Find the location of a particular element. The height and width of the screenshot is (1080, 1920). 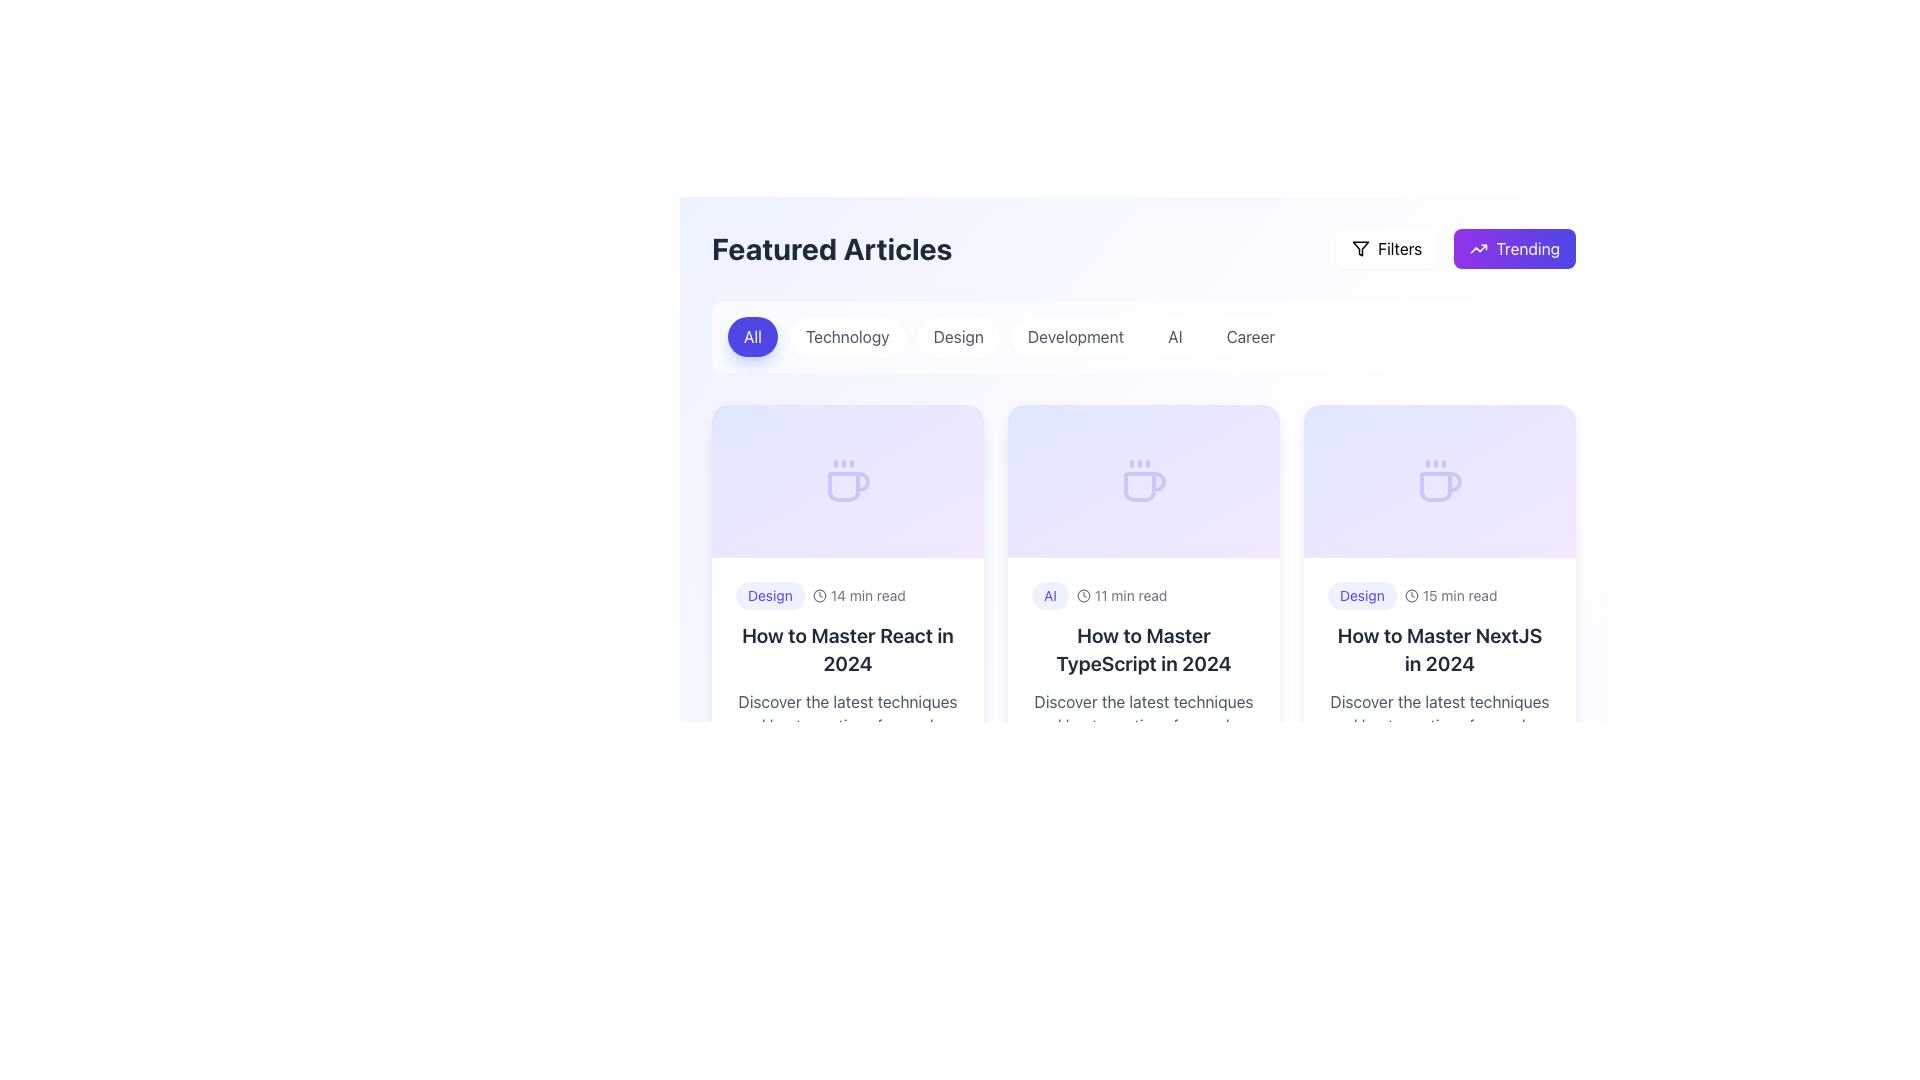

the main title text label of the first article card in the 'Featured Articles' section, which is positioned below the 'Design' category label and above the summary text is located at coordinates (848, 650).